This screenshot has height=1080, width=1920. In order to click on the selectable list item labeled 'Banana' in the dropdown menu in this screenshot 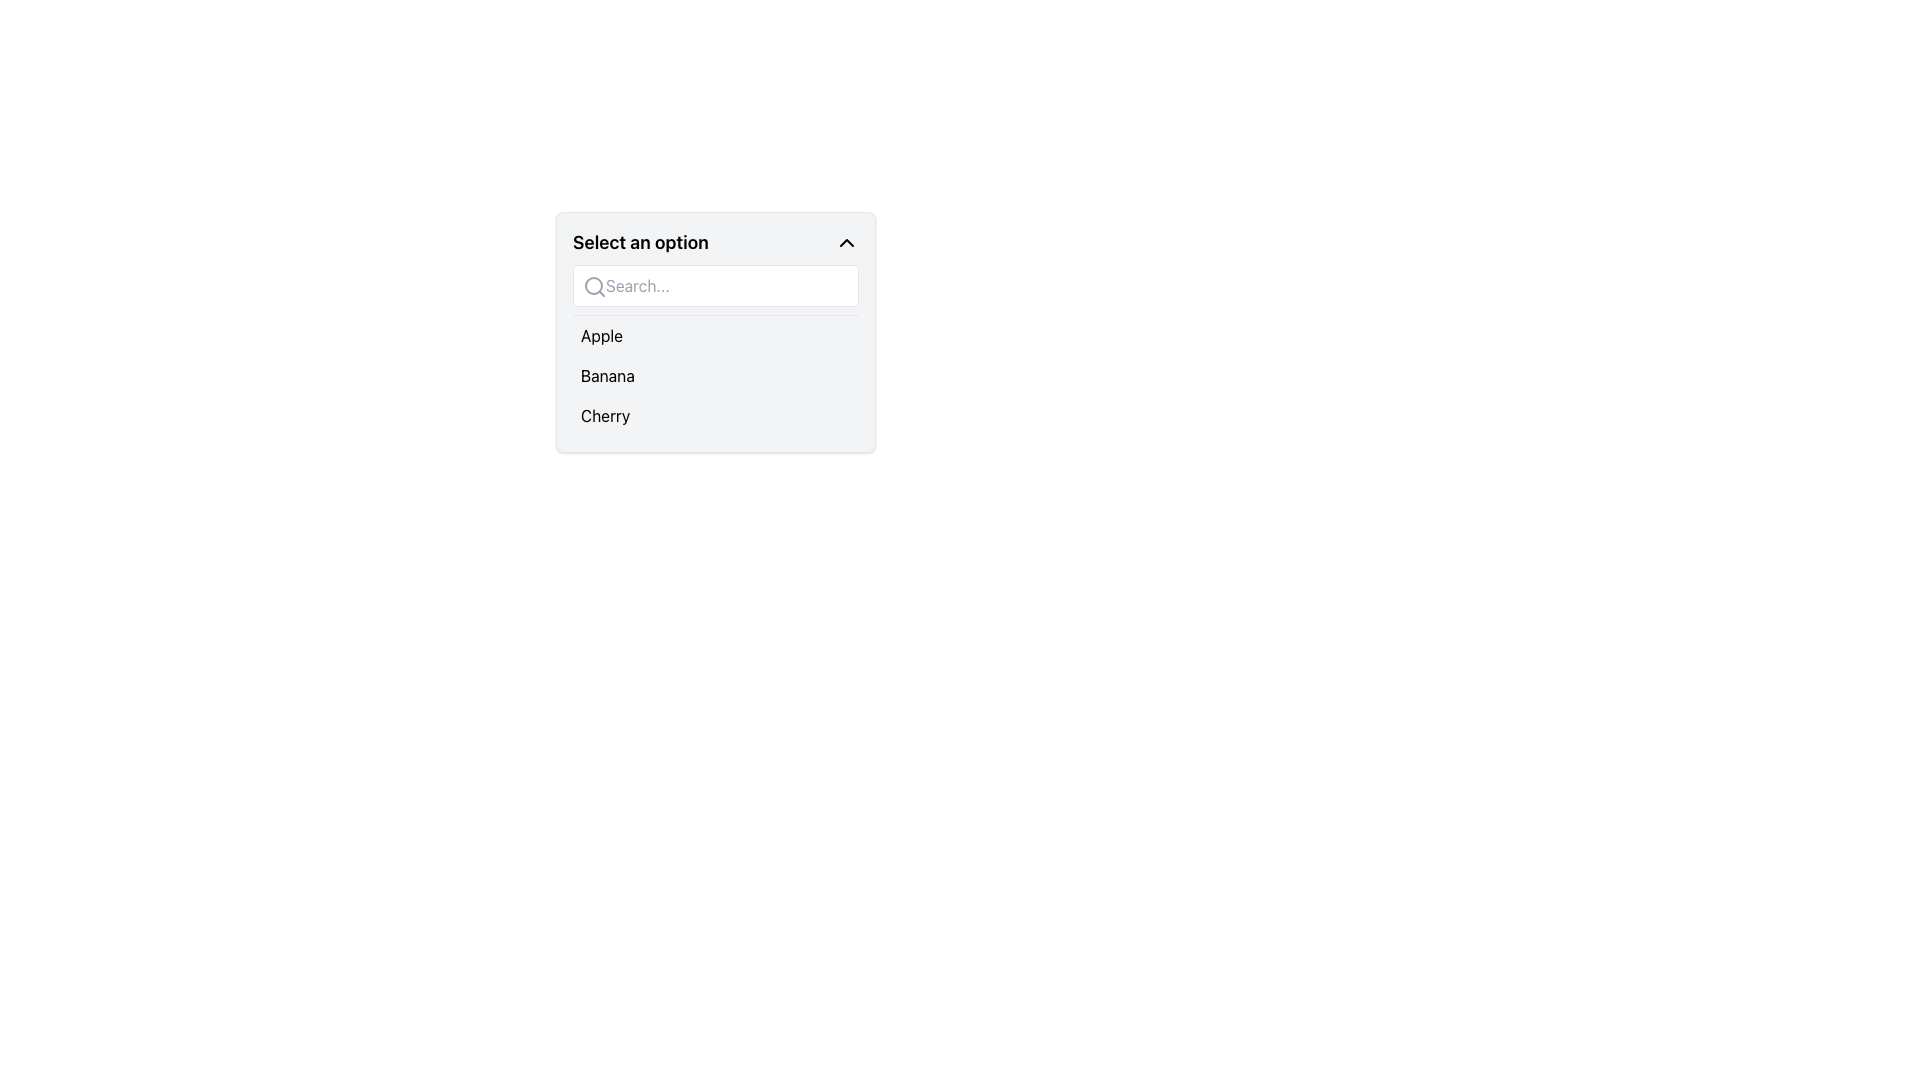, I will do `click(715, 375)`.